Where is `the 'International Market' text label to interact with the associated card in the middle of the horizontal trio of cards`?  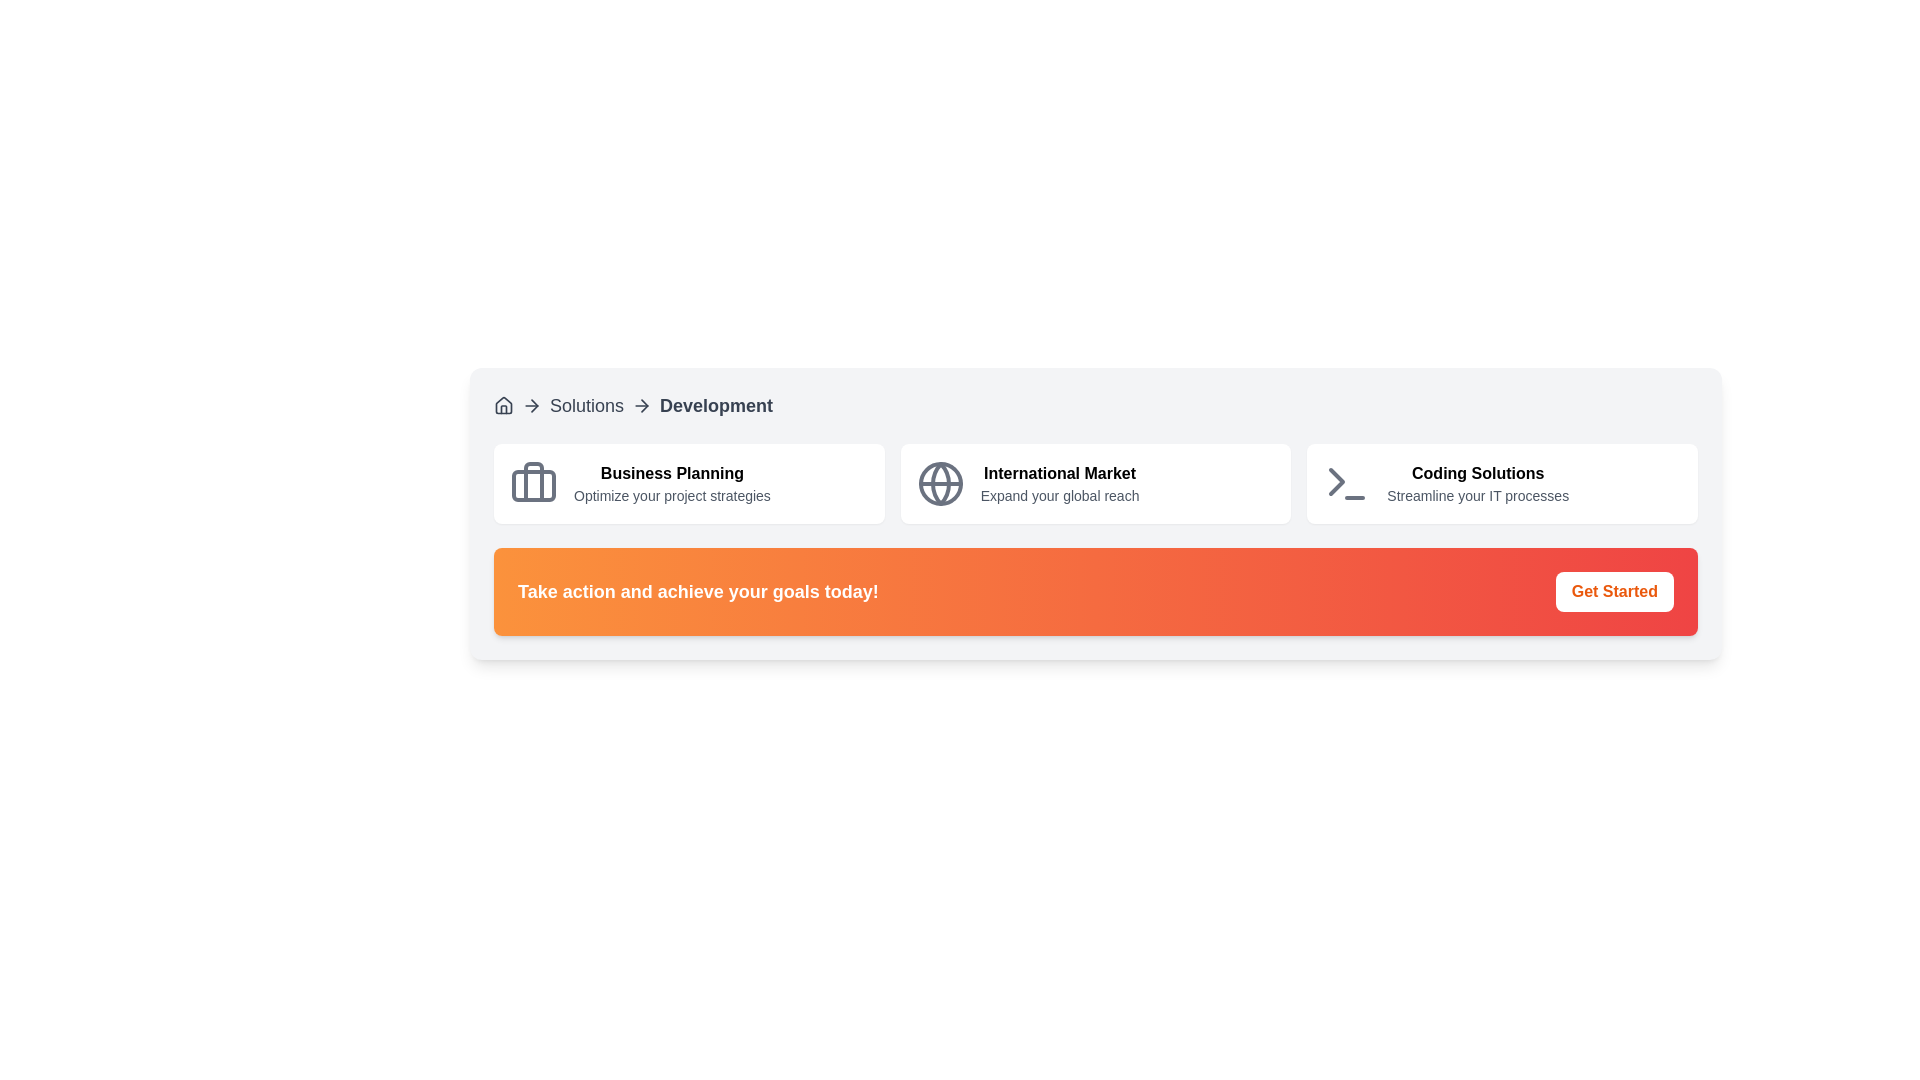 the 'International Market' text label to interact with the associated card in the middle of the horizontal trio of cards is located at coordinates (1059, 474).